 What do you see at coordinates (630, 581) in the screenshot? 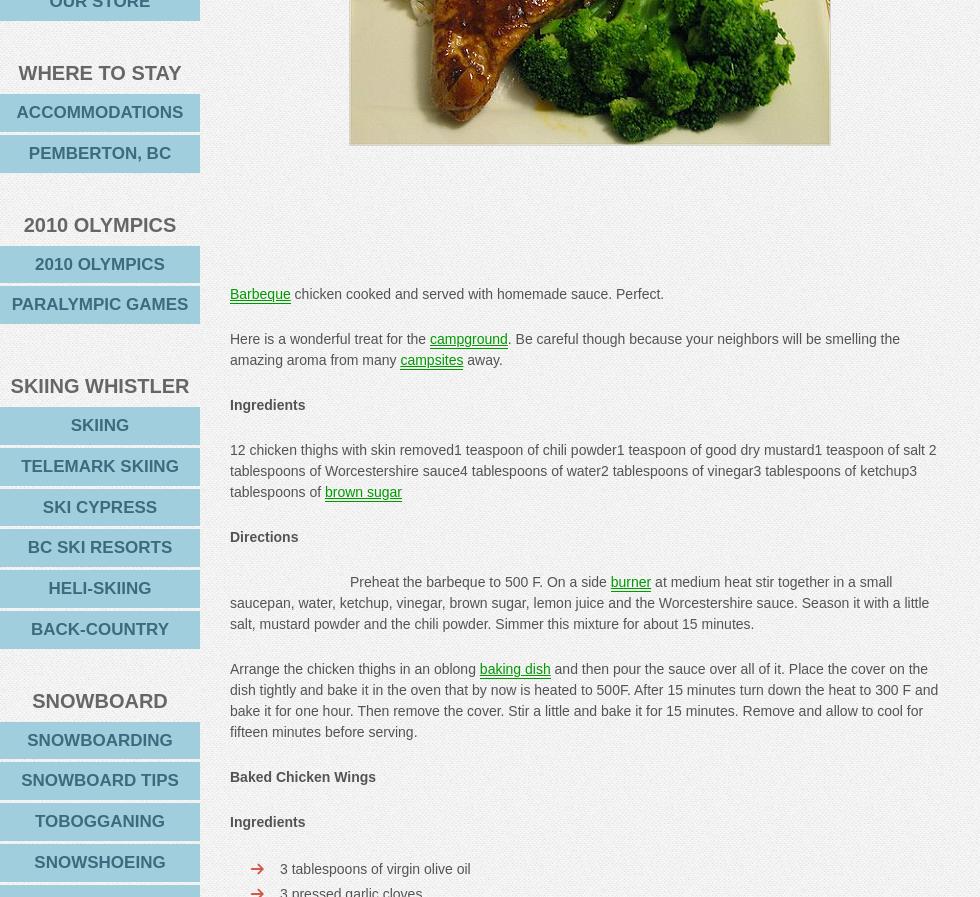
I see `'burner'` at bounding box center [630, 581].